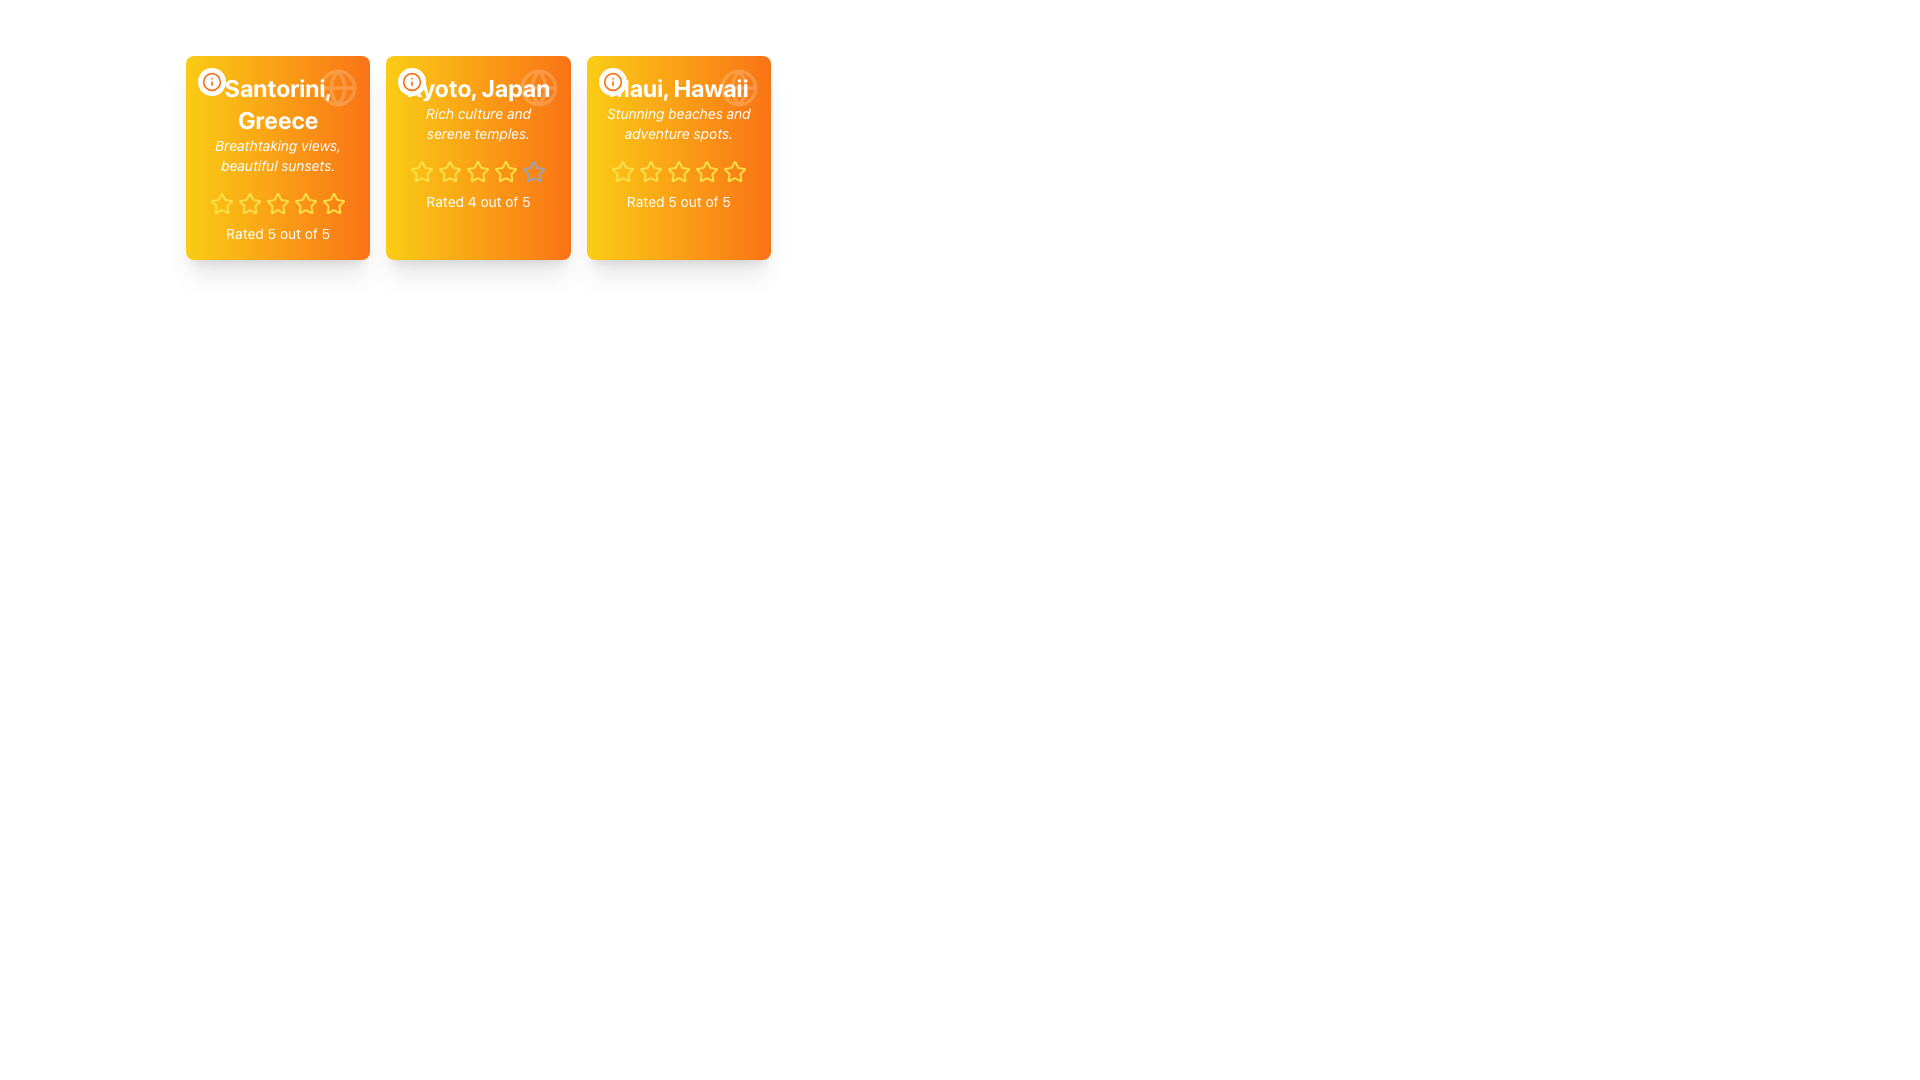 This screenshot has width=1920, height=1080. What do you see at coordinates (738, 87) in the screenshot?
I see `the circular globe icon in the top-right corner of the 'Maui, Hawaii' card, which has an orange gradient background` at bounding box center [738, 87].